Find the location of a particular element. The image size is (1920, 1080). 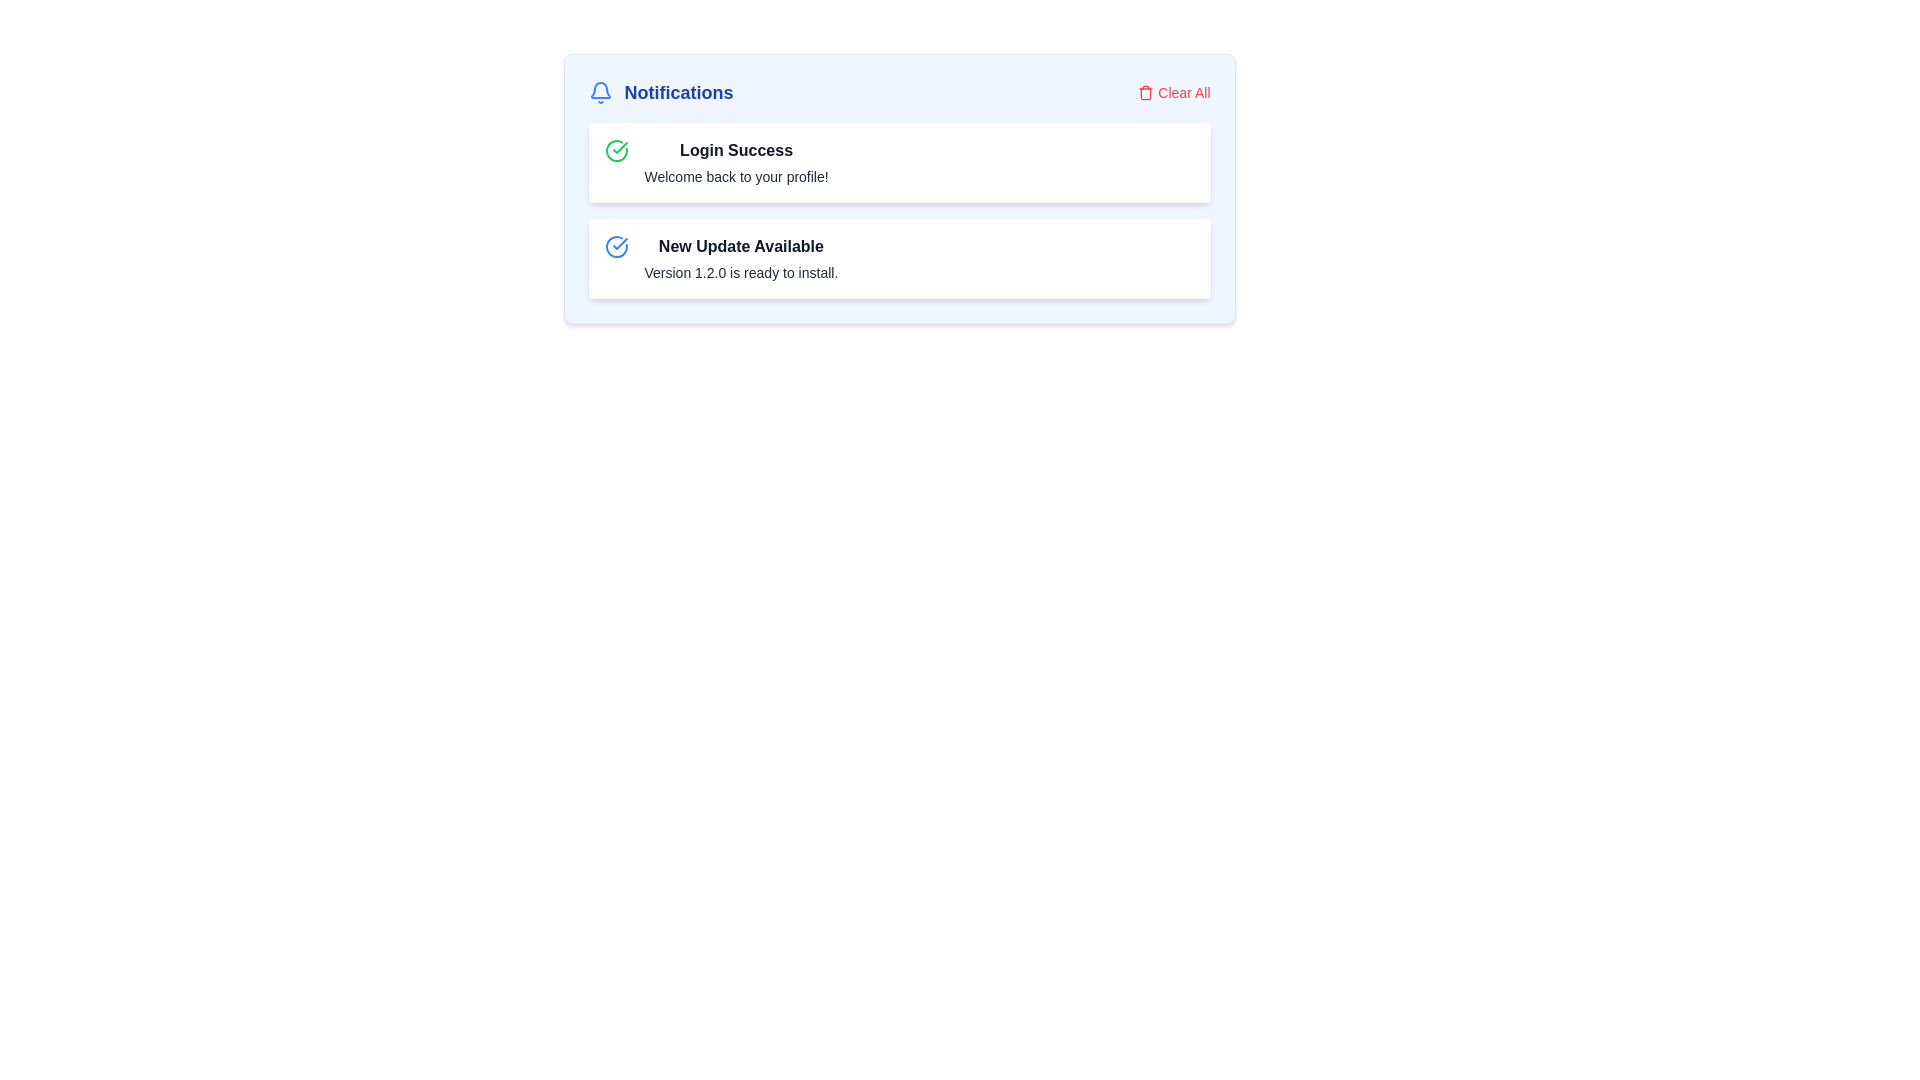

the bell icon in the notification header, which visually denotes the notification area and is positioned to the far left of the title text 'Notifications' is located at coordinates (599, 92).